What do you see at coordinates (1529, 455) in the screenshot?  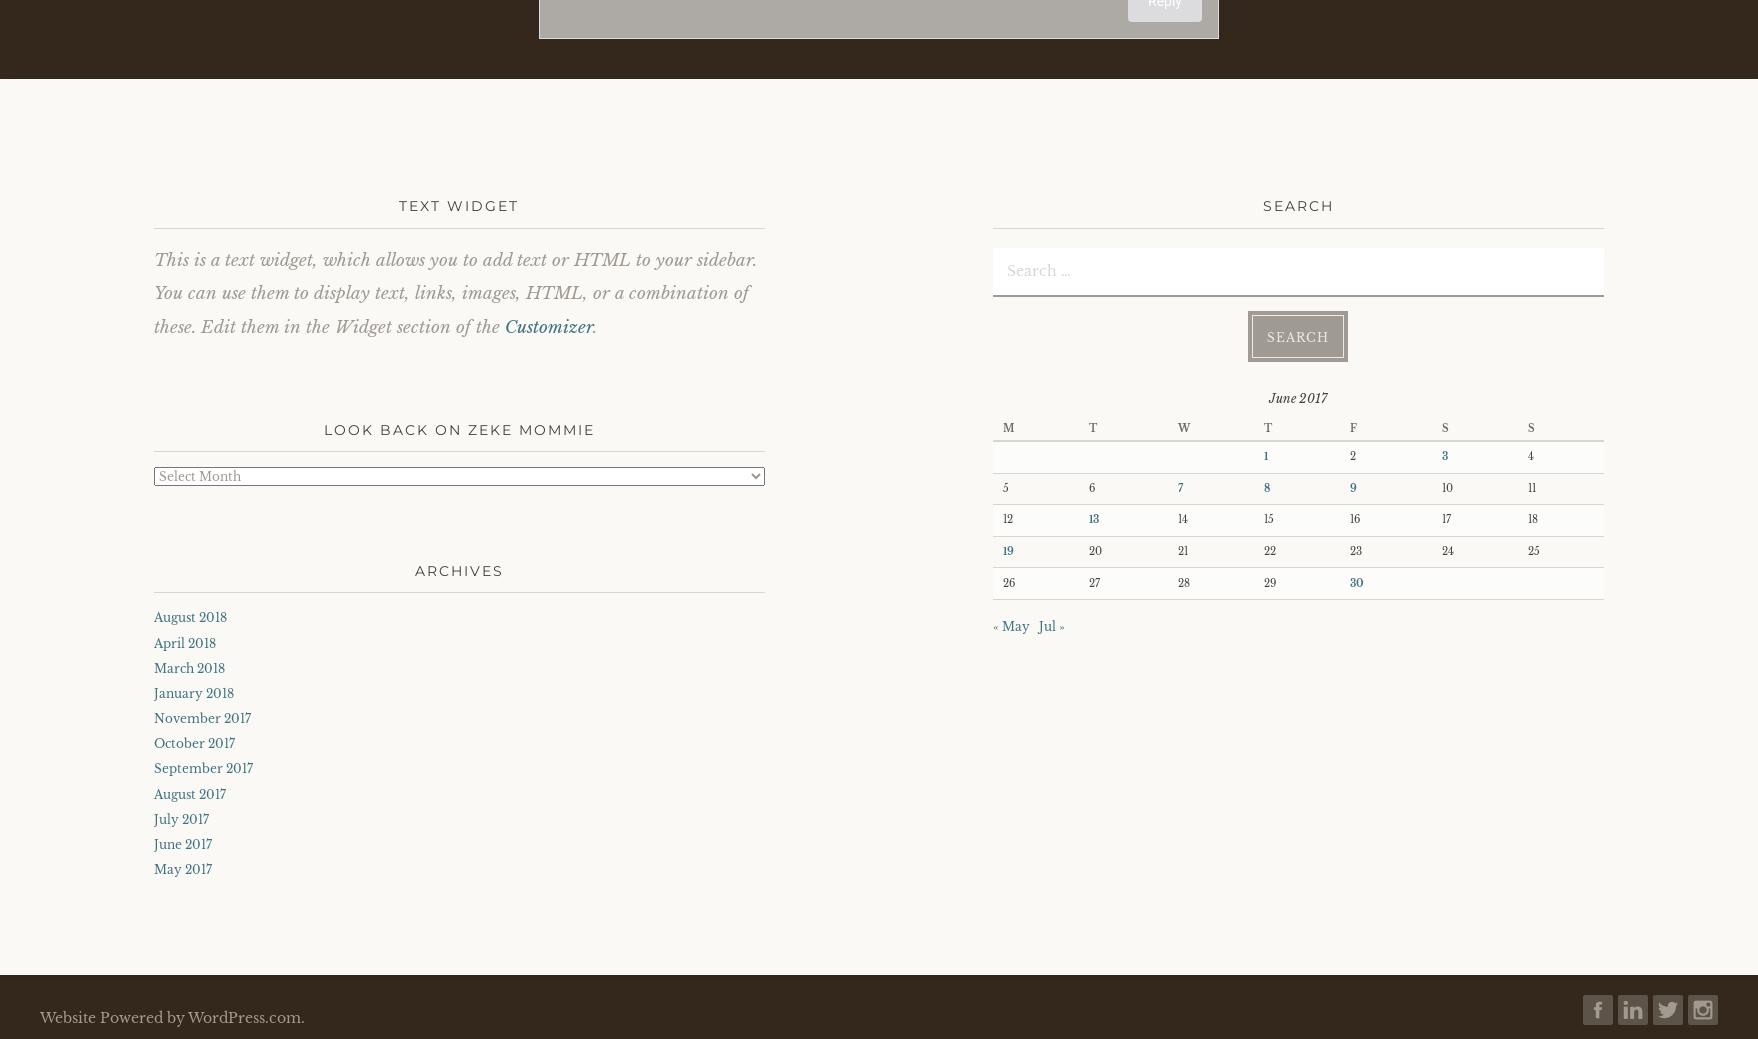 I see `'4'` at bounding box center [1529, 455].